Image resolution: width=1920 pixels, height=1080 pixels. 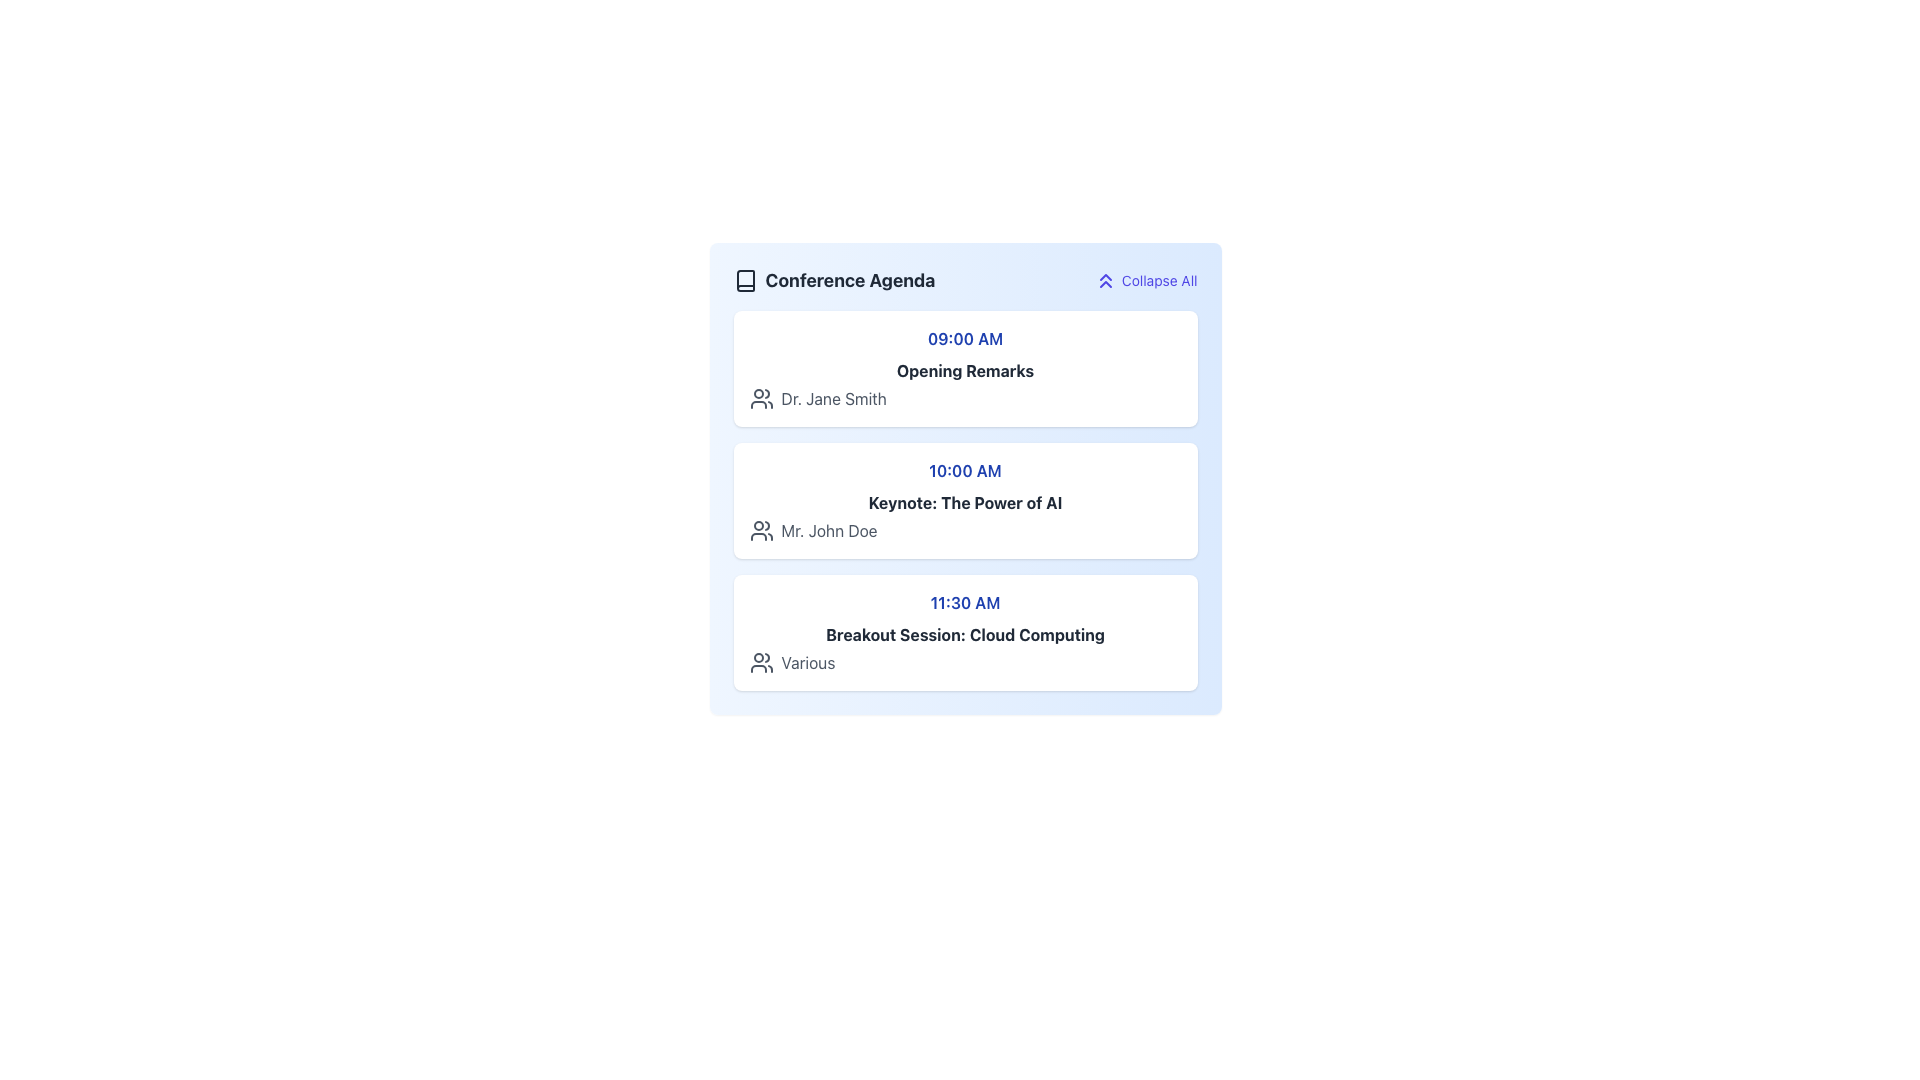 I want to click on the decorative icon located to the left of the 'Conference Agenda' text in the header, so click(x=744, y=281).